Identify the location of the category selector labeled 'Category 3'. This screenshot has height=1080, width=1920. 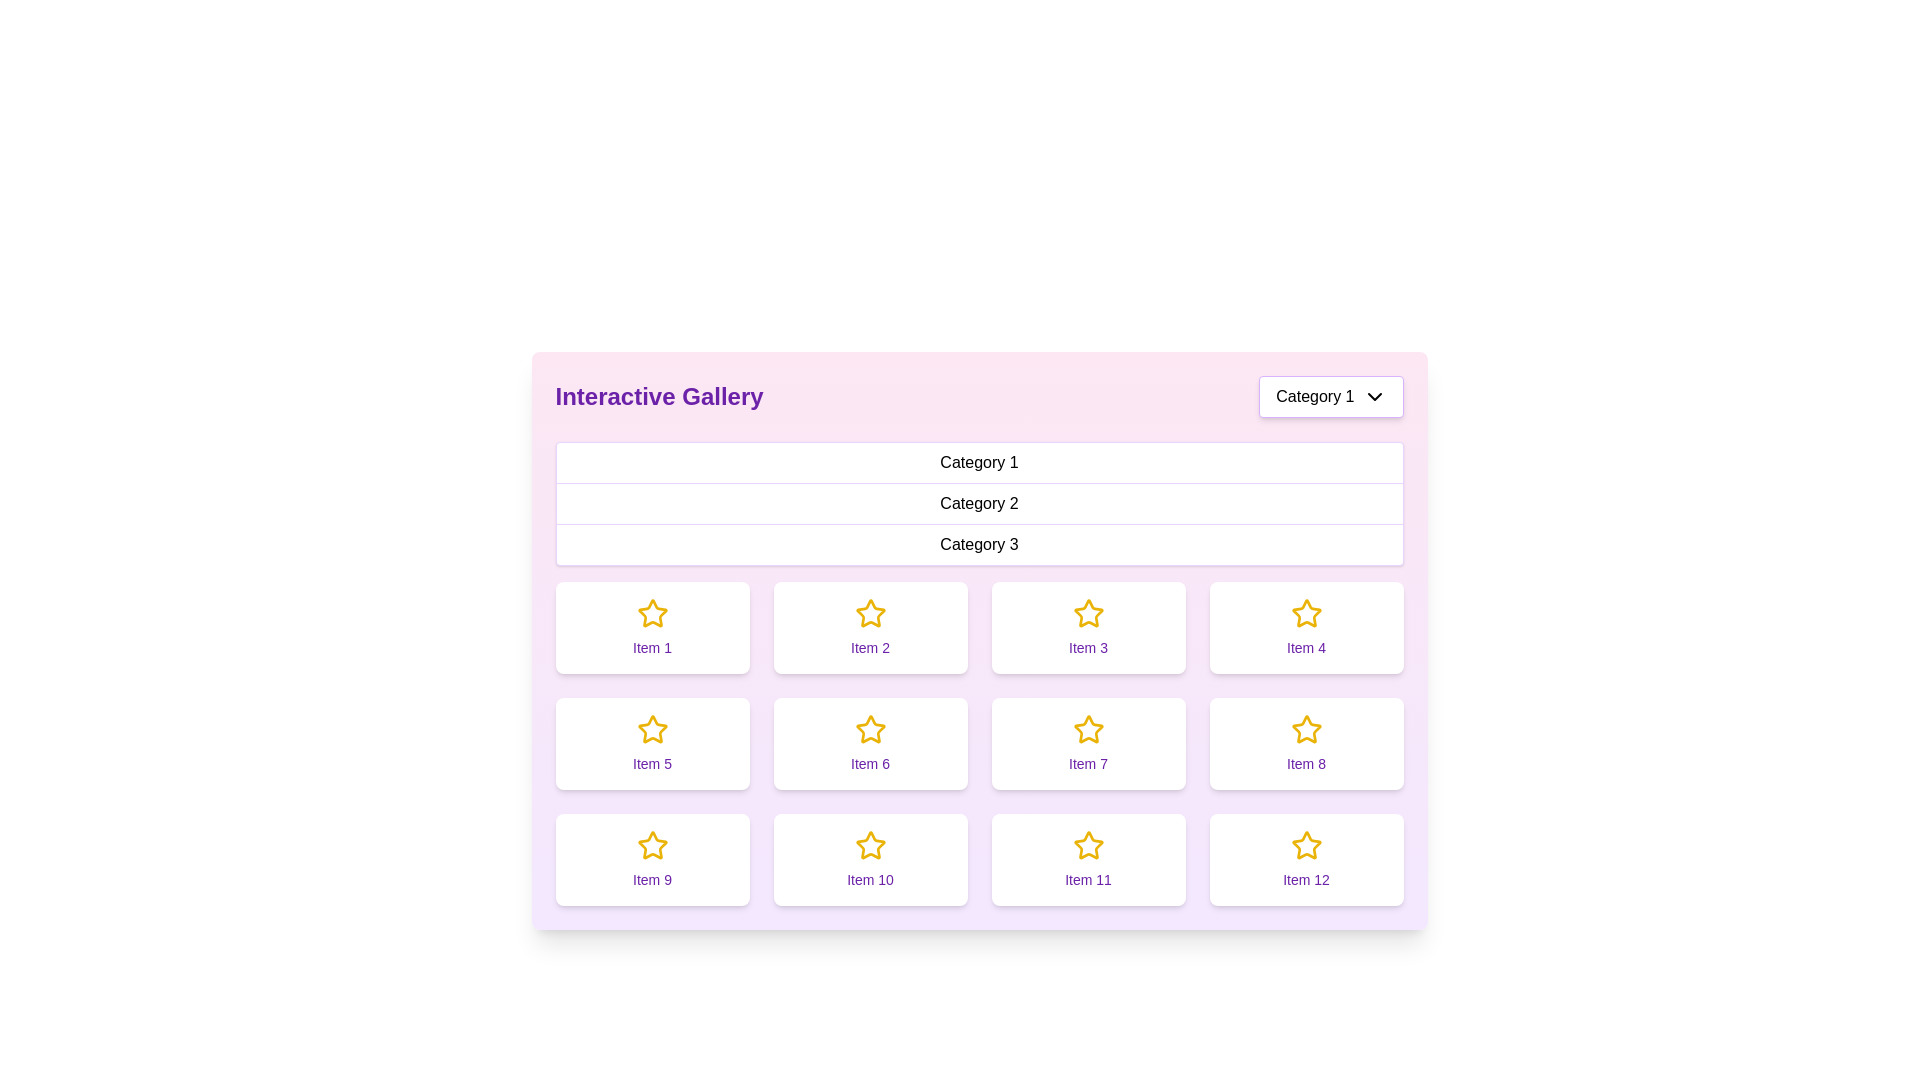
(979, 544).